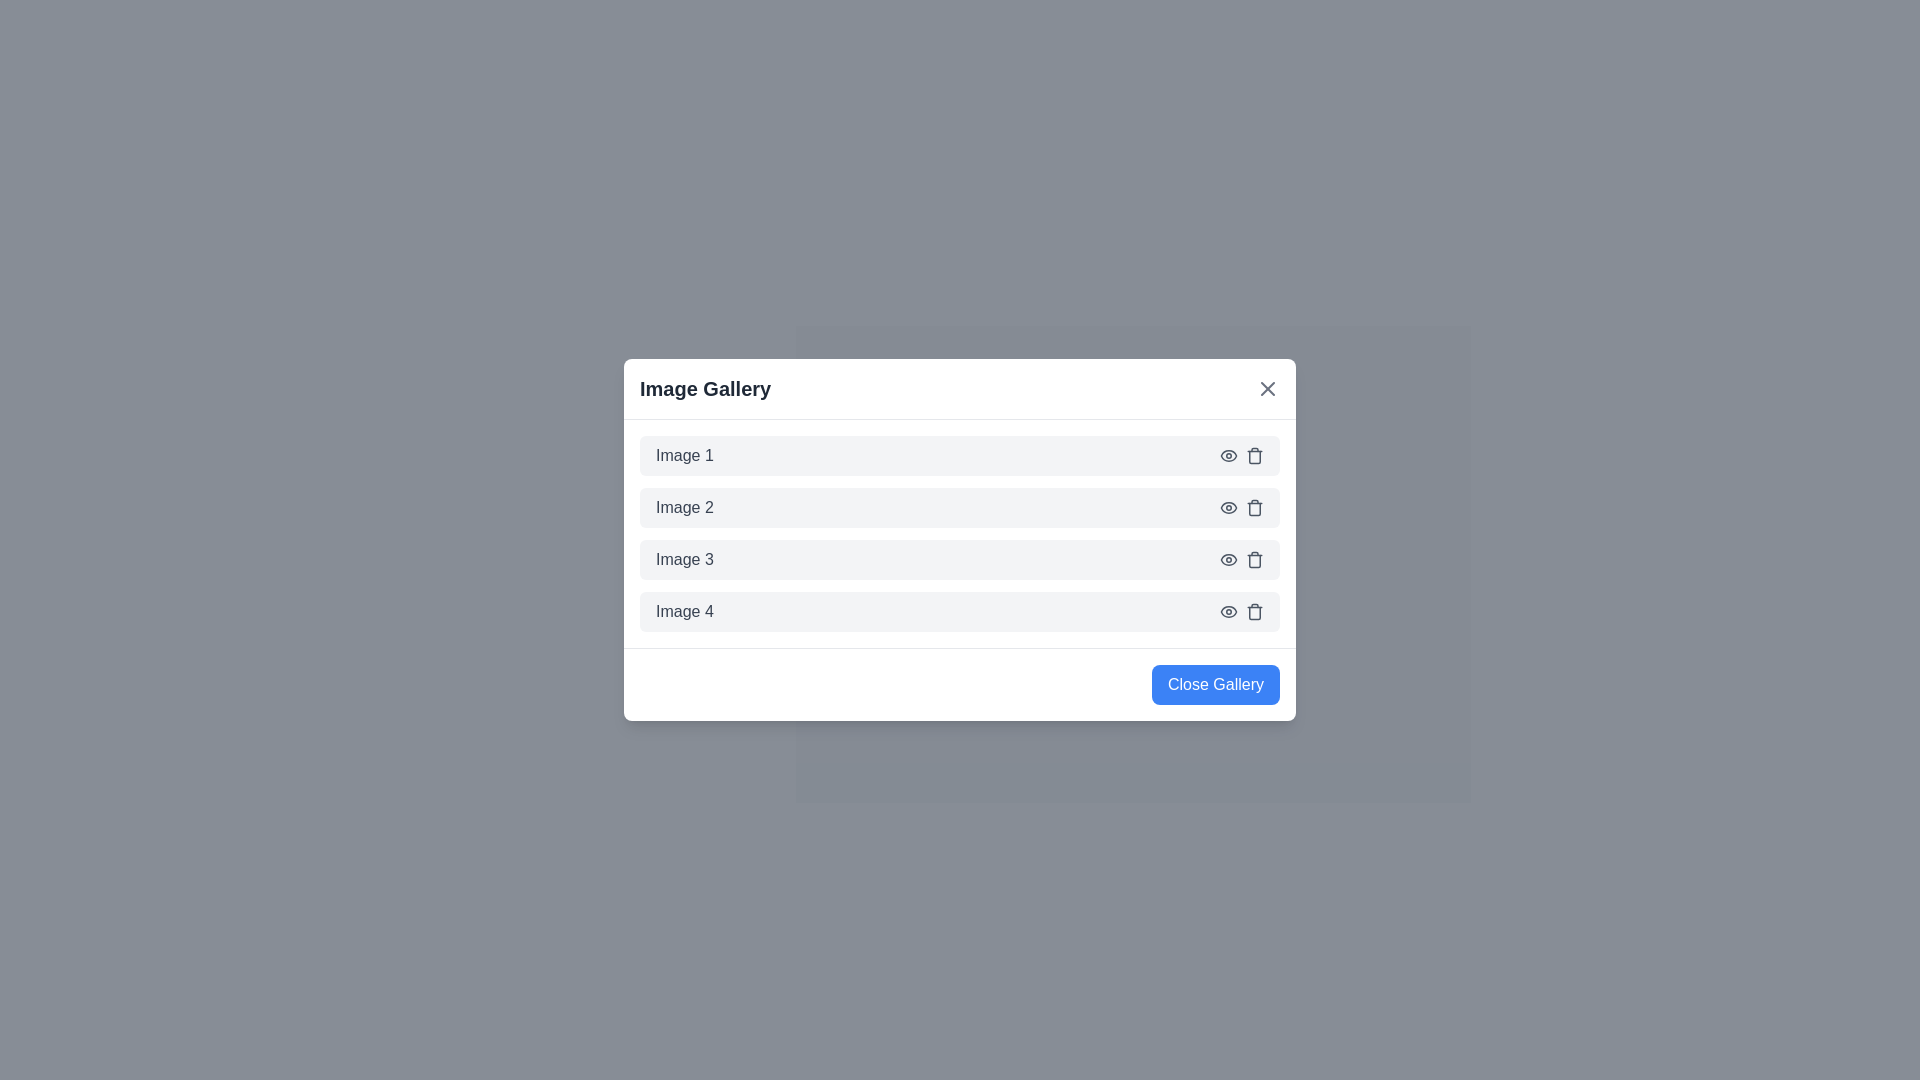 The width and height of the screenshot is (1920, 1080). What do you see at coordinates (1227, 455) in the screenshot?
I see `the eye icon located to the right of the list item labeled 'Image 1' in the 'Image Gallery' modal` at bounding box center [1227, 455].